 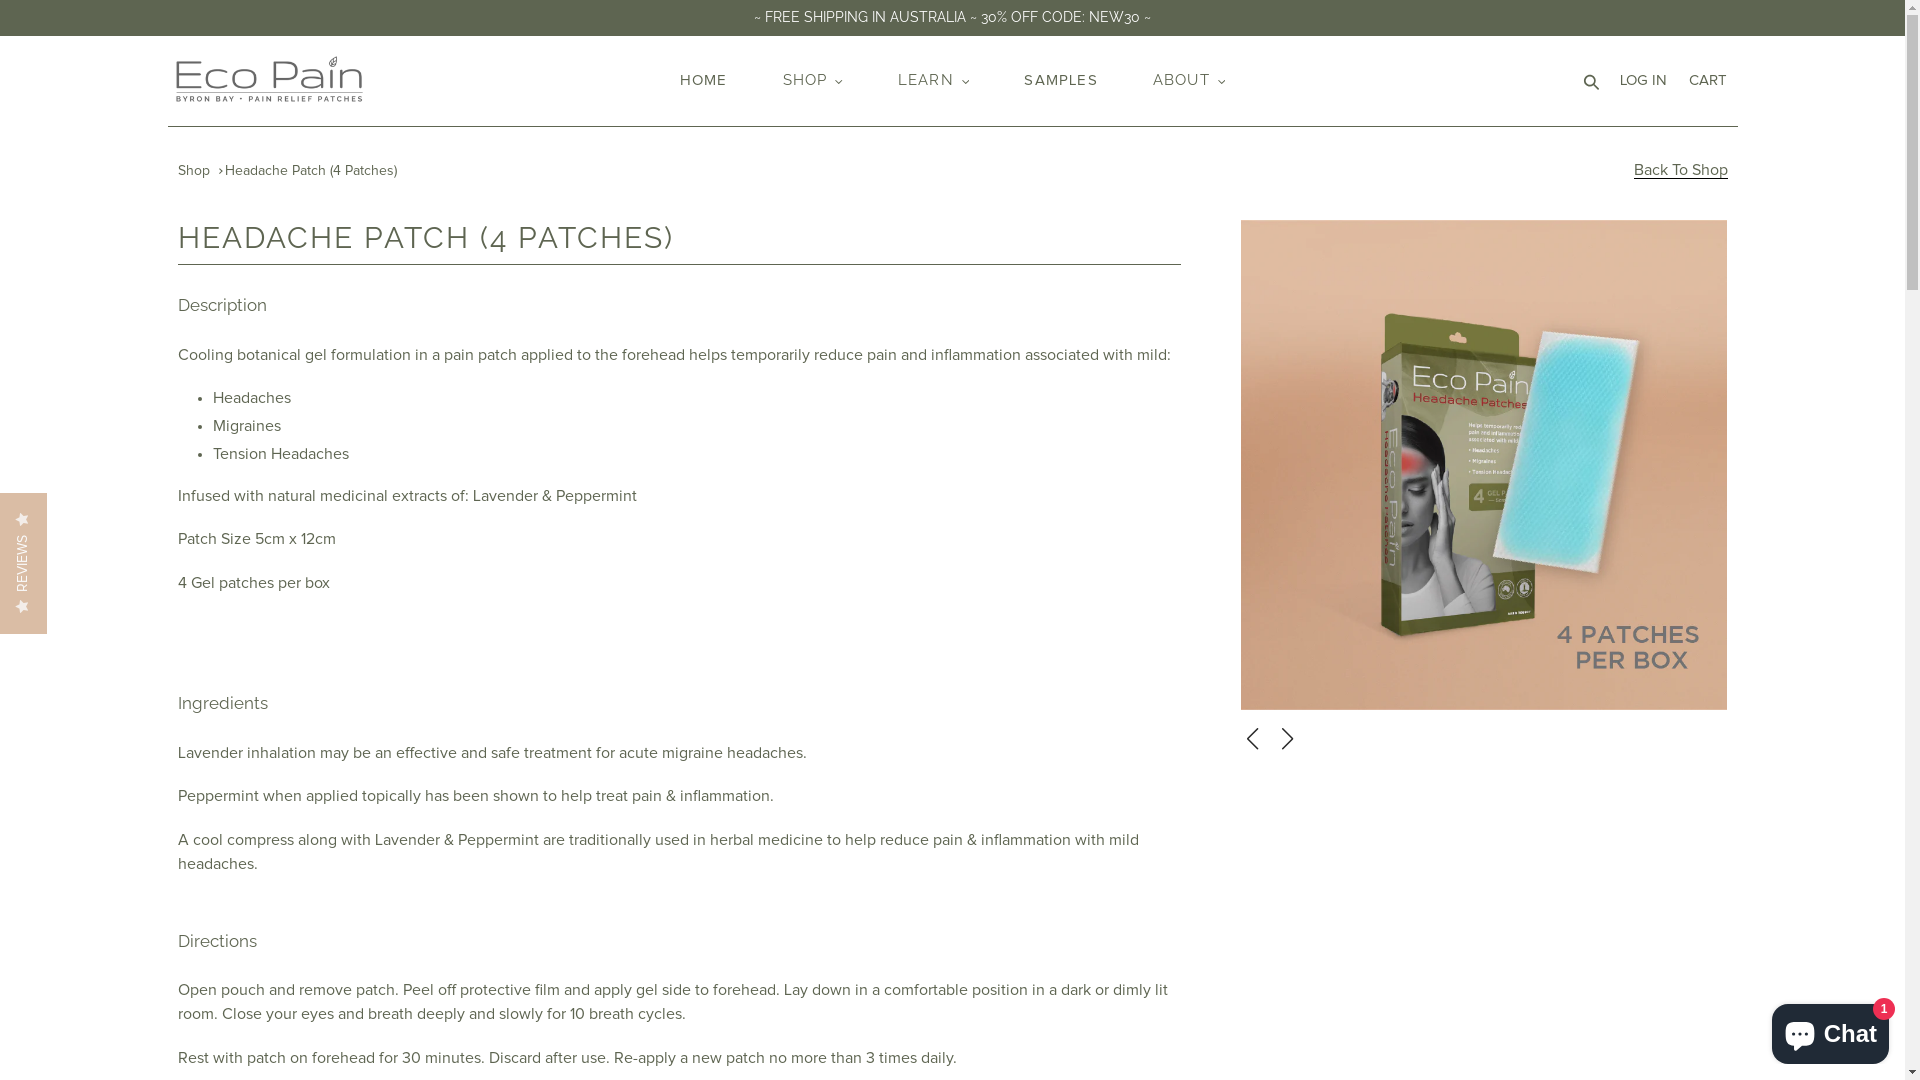 I want to click on 'HOME', so click(x=704, y=80).